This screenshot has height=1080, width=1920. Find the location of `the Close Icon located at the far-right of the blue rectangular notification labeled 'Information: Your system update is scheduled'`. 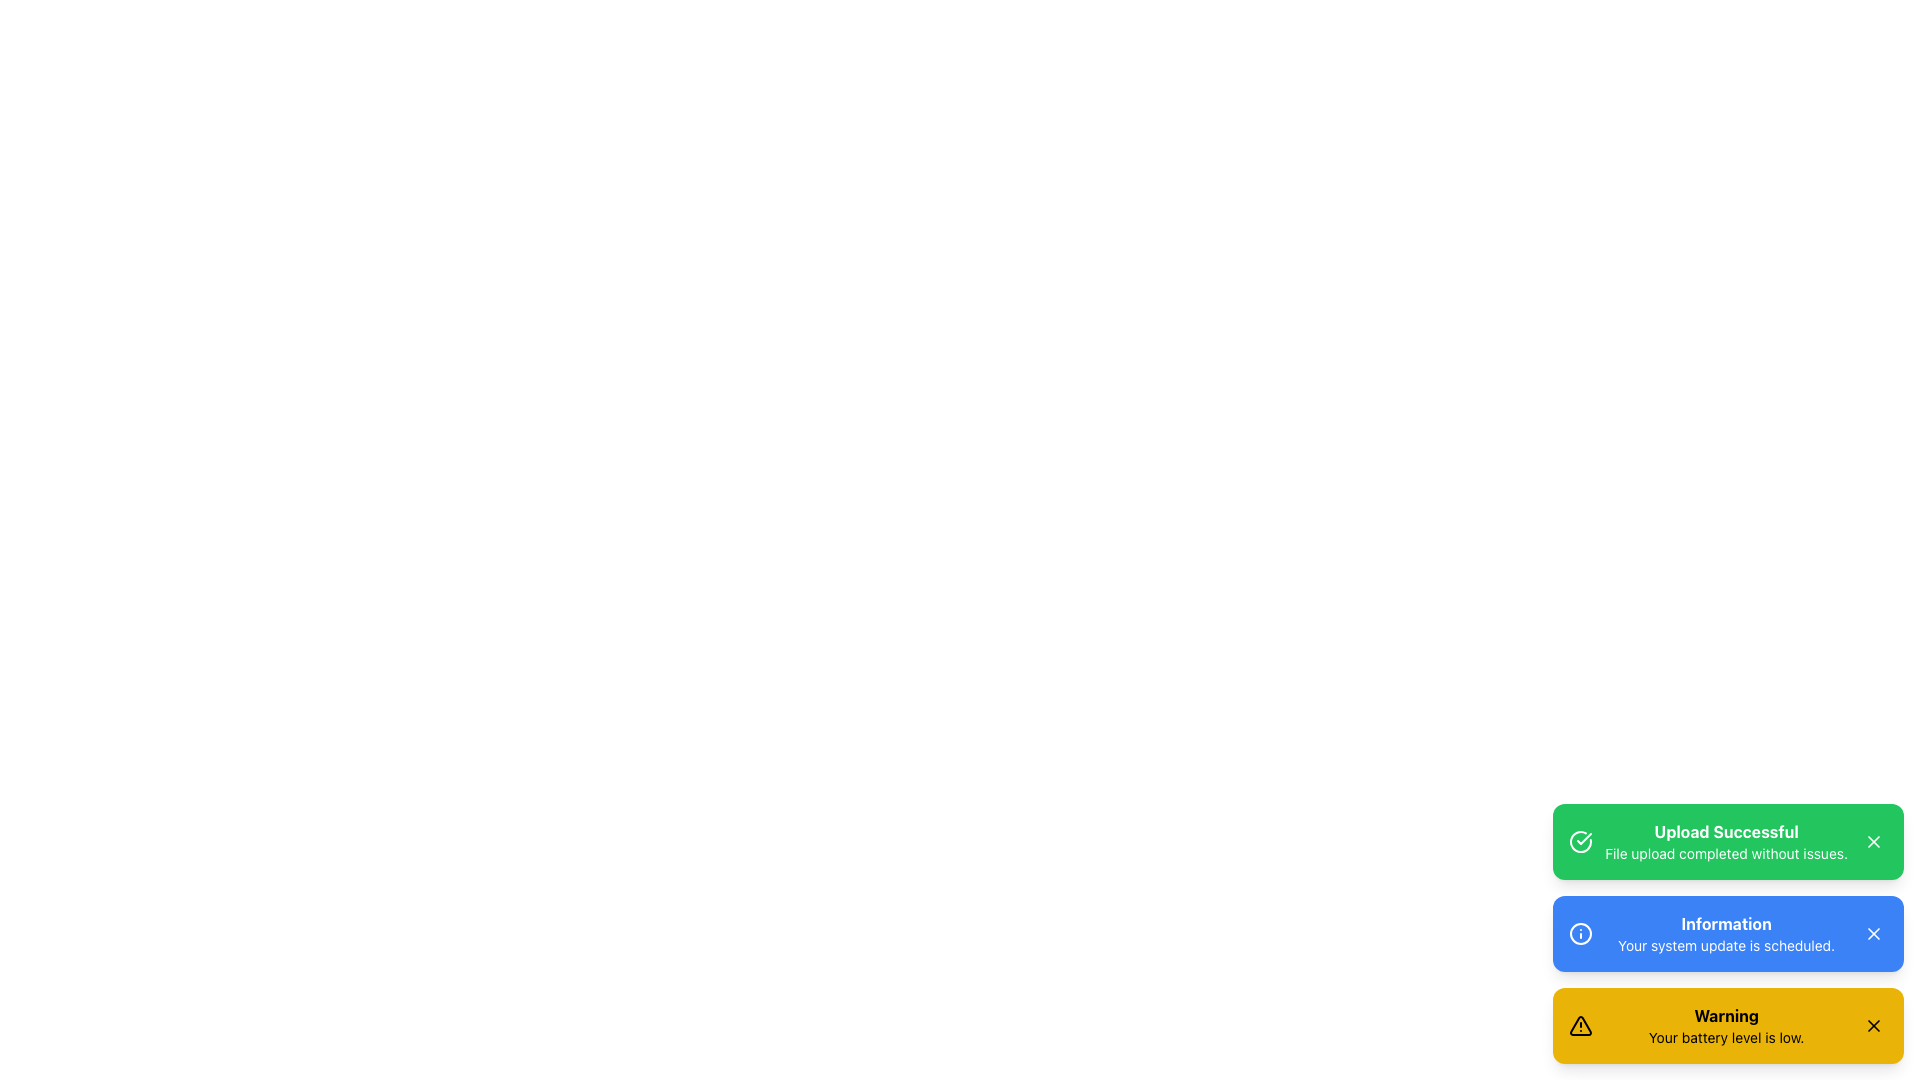

the Close Icon located at the far-right of the blue rectangular notification labeled 'Information: Your system update is scheduled' is located at coordinates (1872, 933).